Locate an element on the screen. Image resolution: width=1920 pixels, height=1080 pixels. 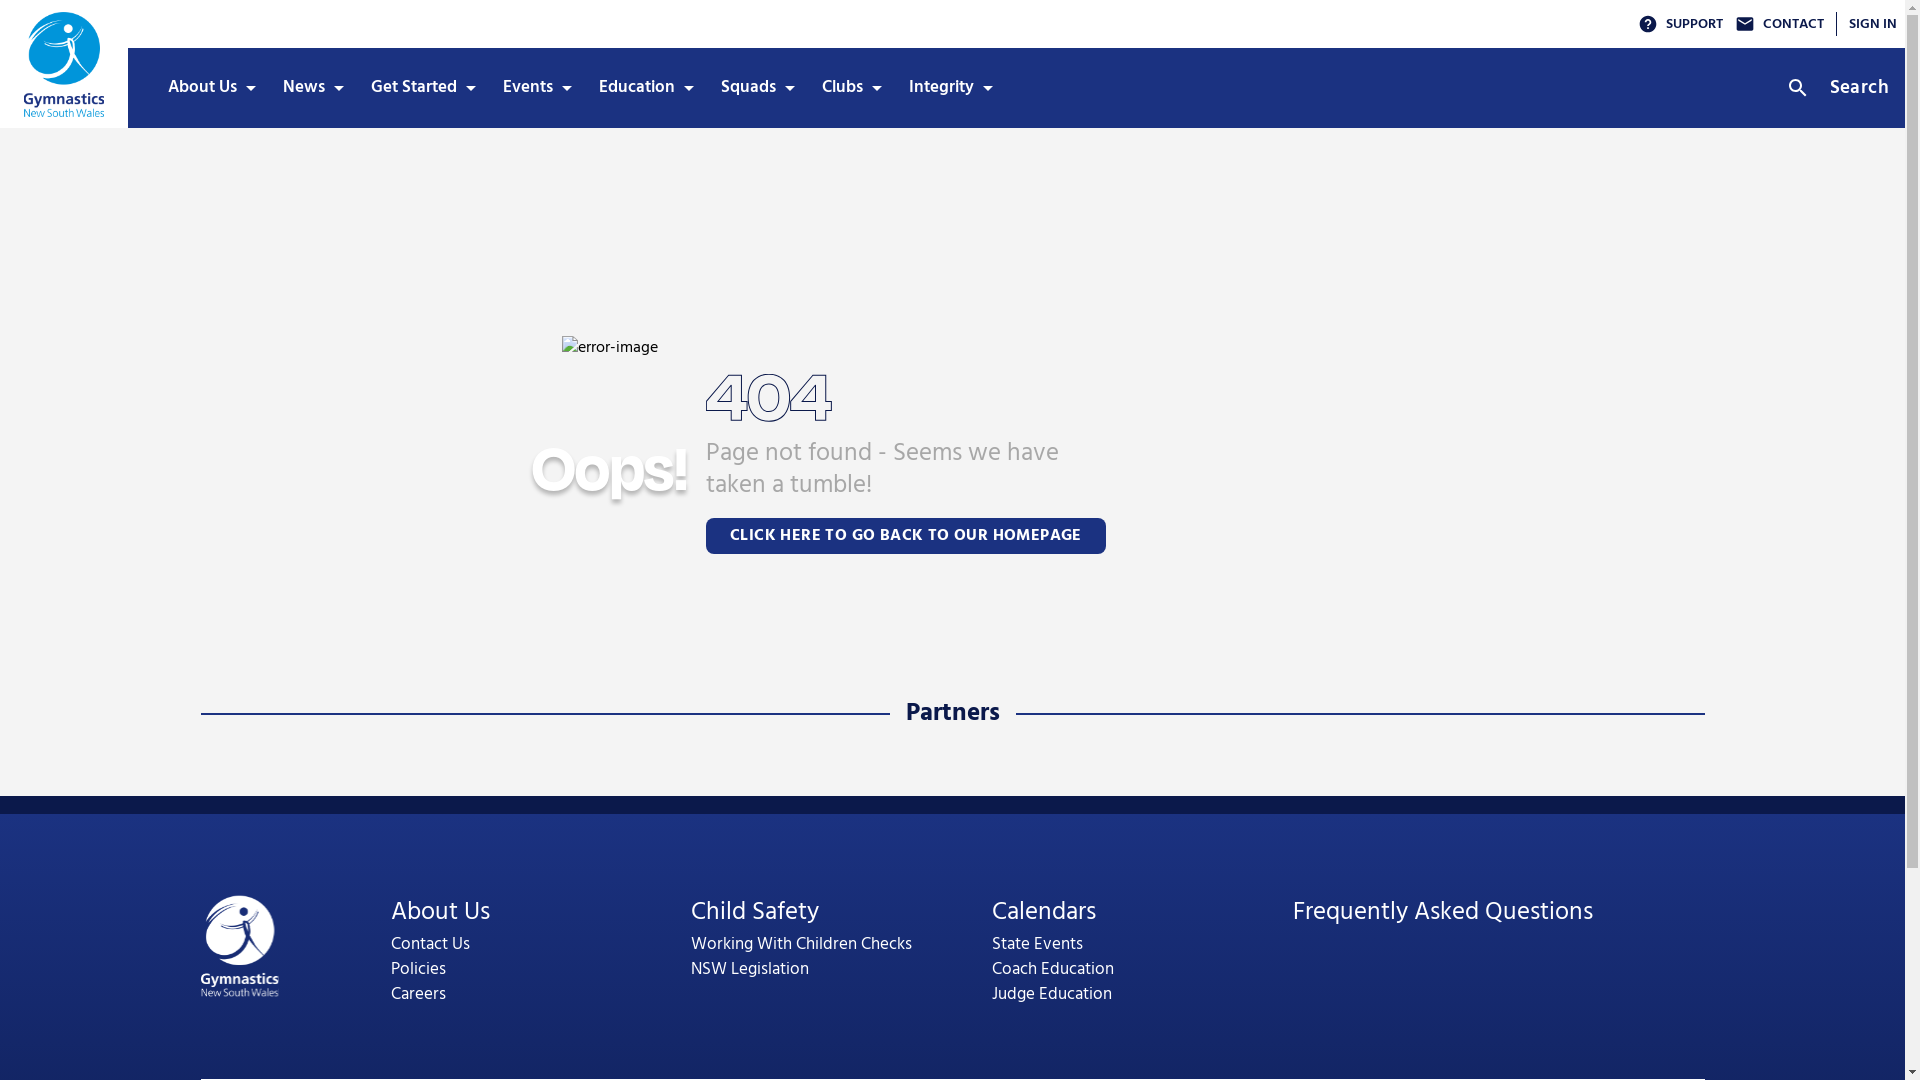
'CONTACT' is located at coordinates (1779, 23).